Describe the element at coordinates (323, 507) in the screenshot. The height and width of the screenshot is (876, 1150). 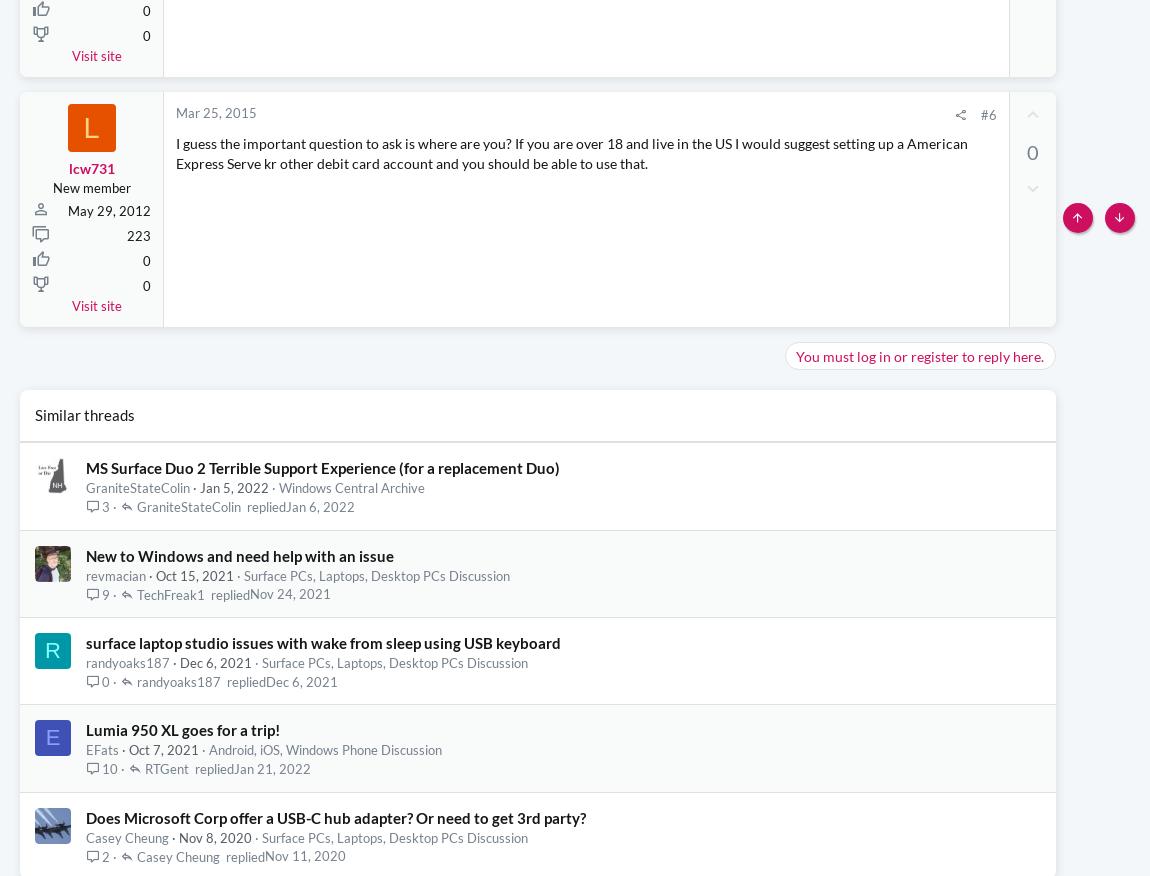
I see `'MS Surface Duo 2 Terrible Support Experience (for a replacement Duo)'` at that location.